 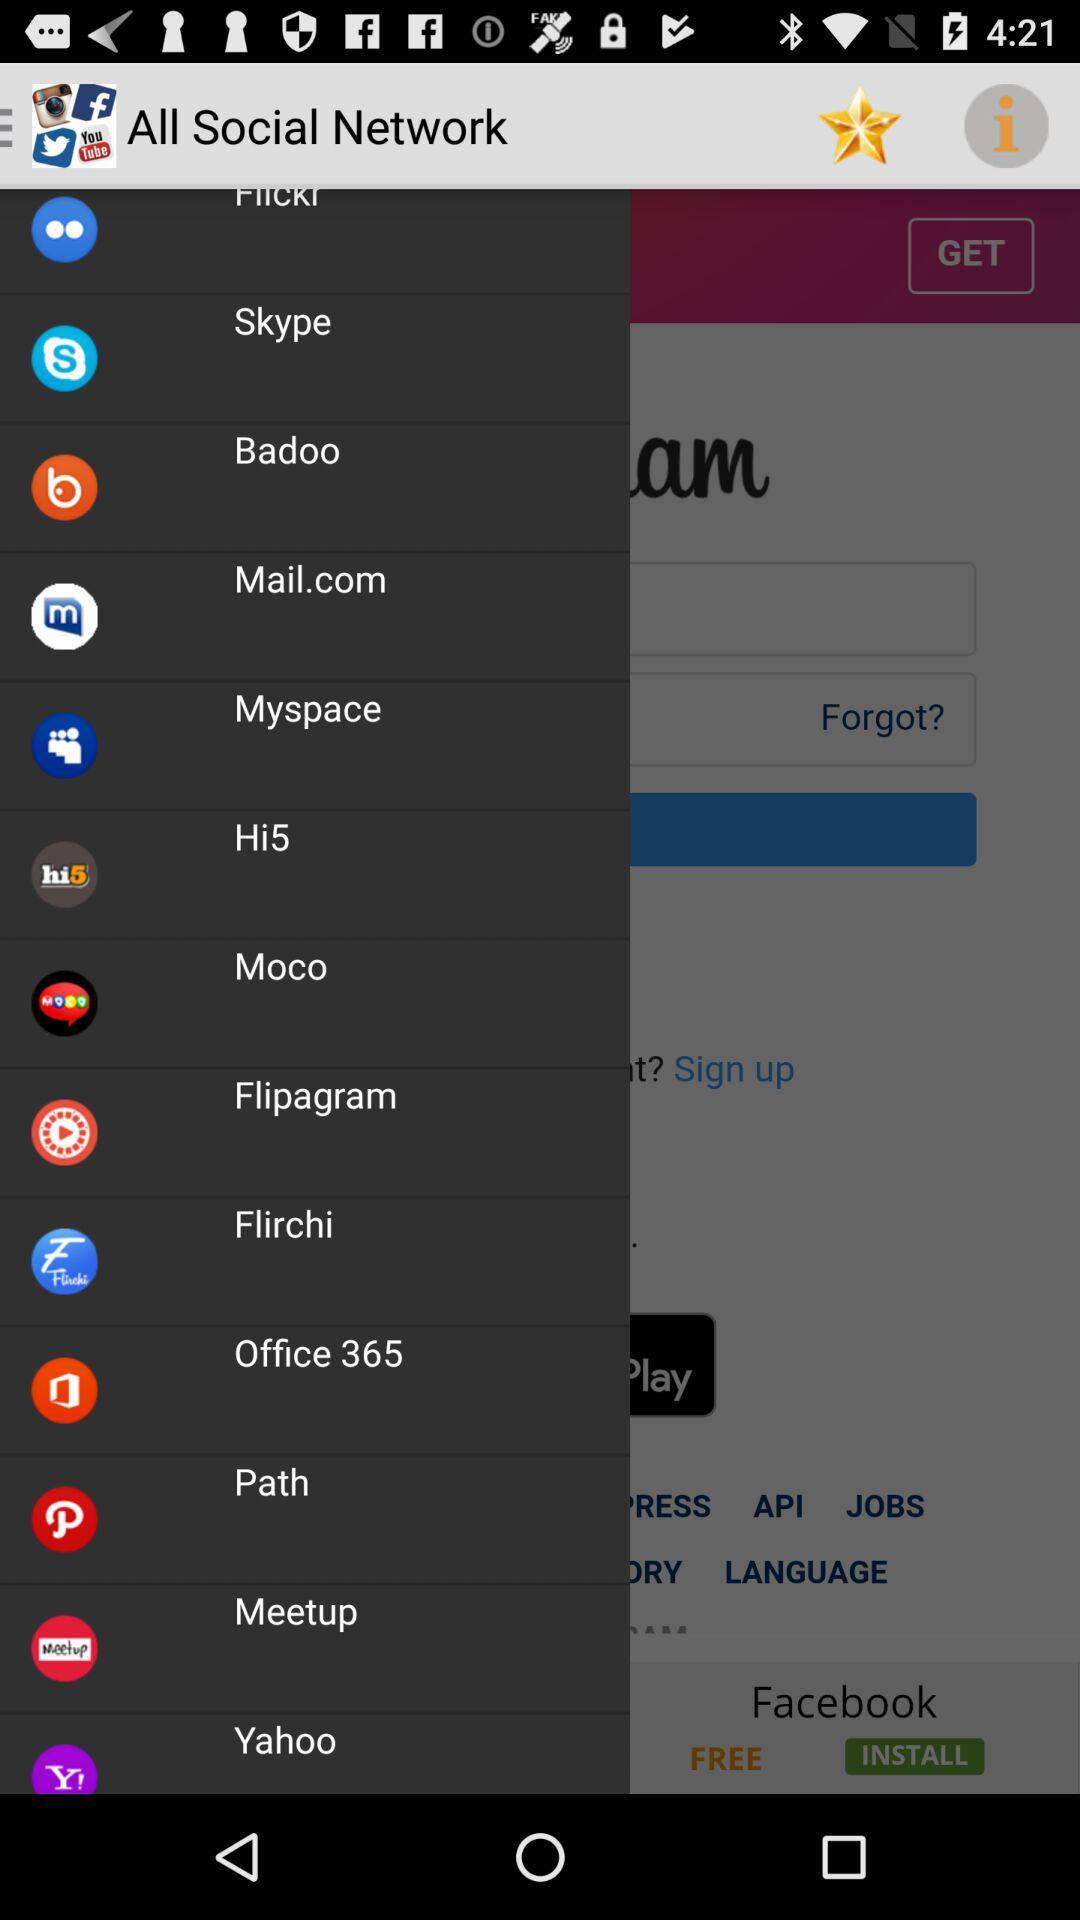 I want to click on the office 365 item, so click(x=317, y=1352).